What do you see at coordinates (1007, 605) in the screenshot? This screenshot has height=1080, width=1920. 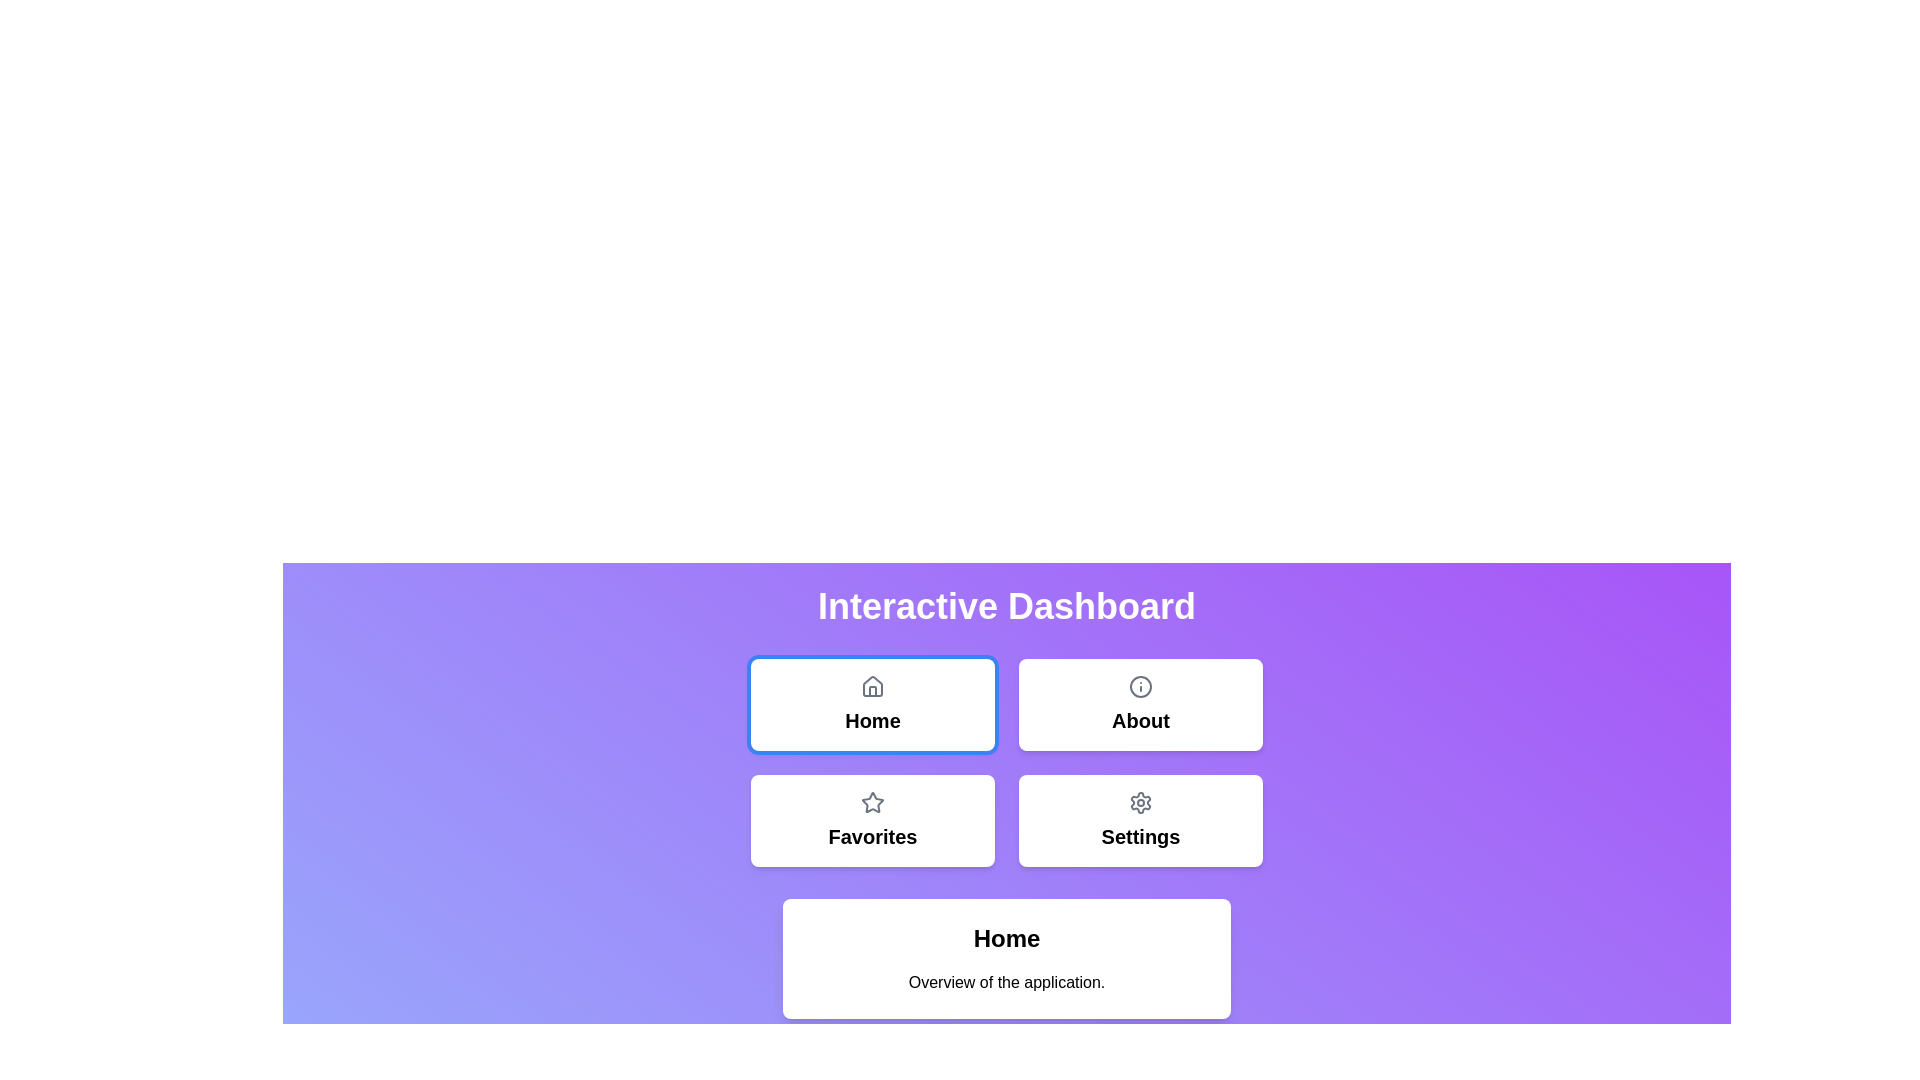 I see `the title text 'Interactive Dashboard'` at bounding box center [1007, 605].